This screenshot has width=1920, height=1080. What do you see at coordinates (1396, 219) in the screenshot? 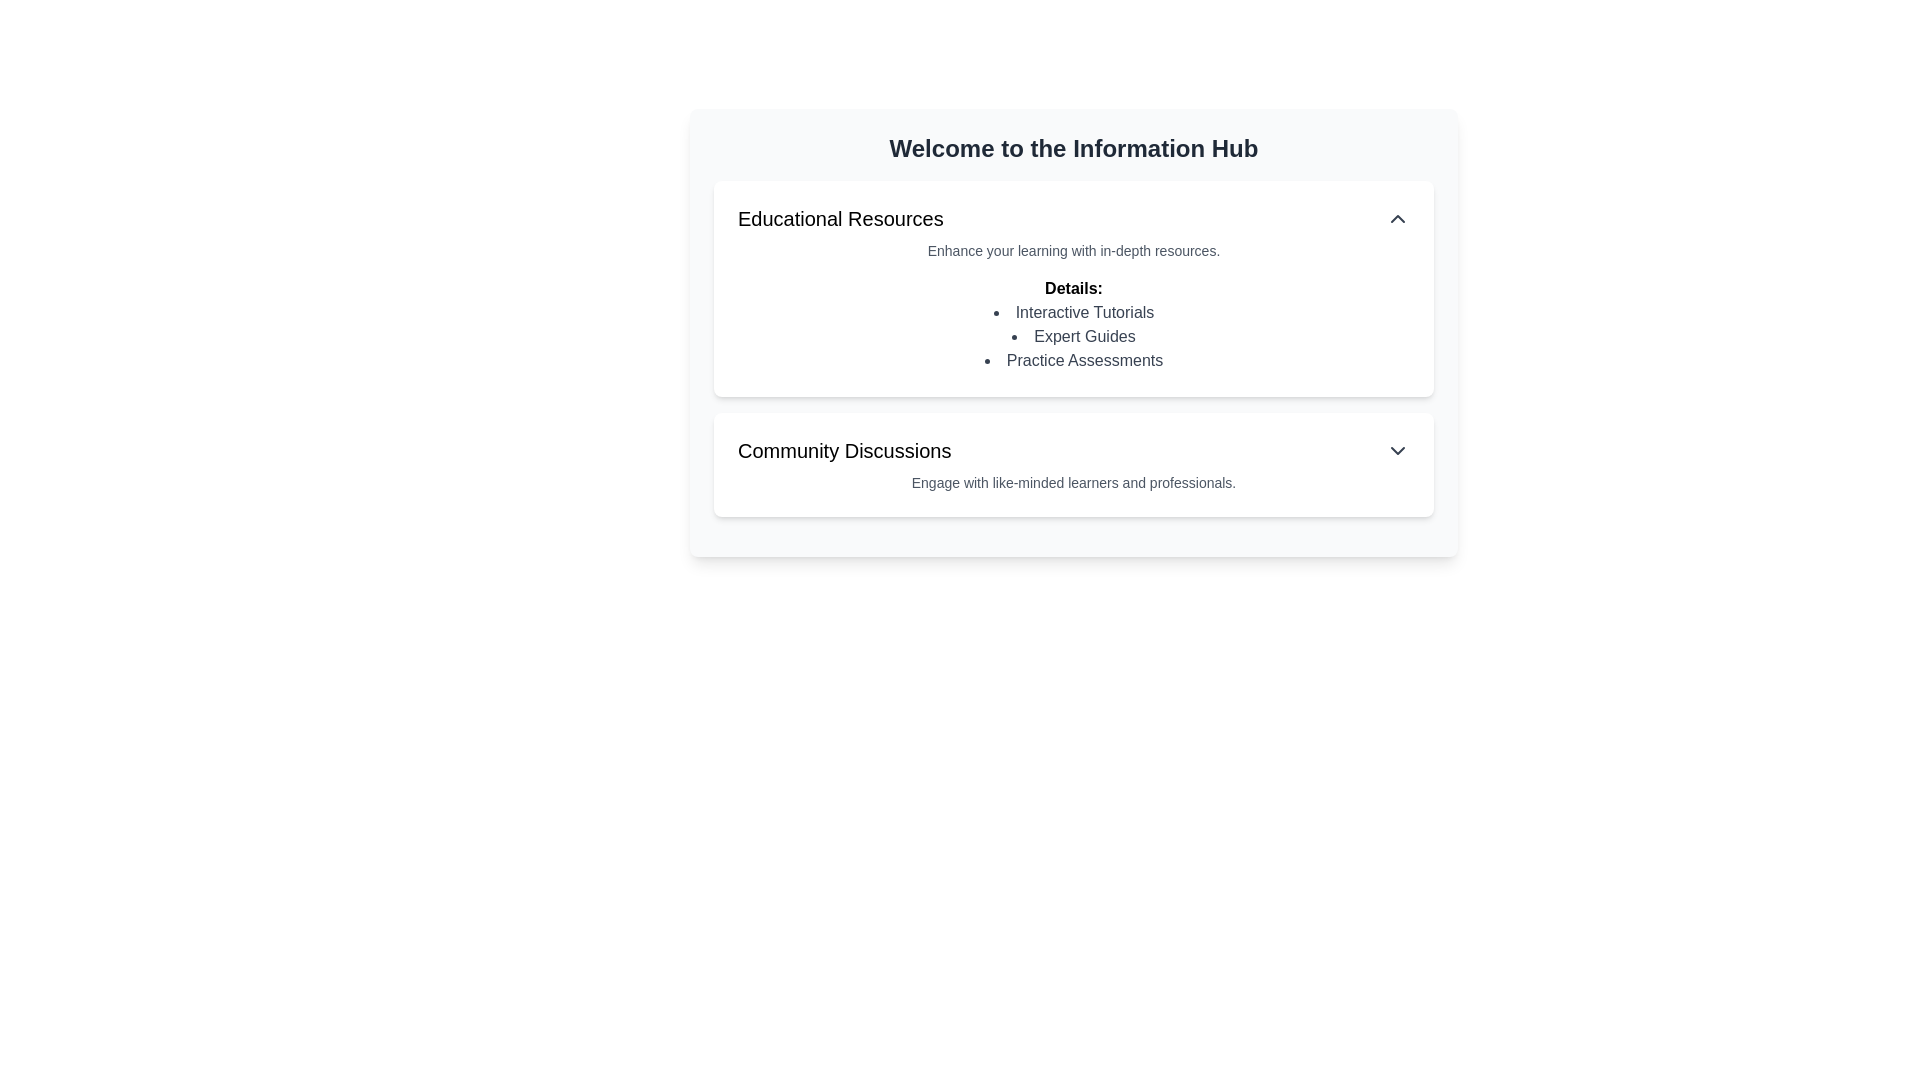
I see `the Chevron toggle button at the top-right corner of the 'Educational Resources' header` at bounding box center [1396, 219].